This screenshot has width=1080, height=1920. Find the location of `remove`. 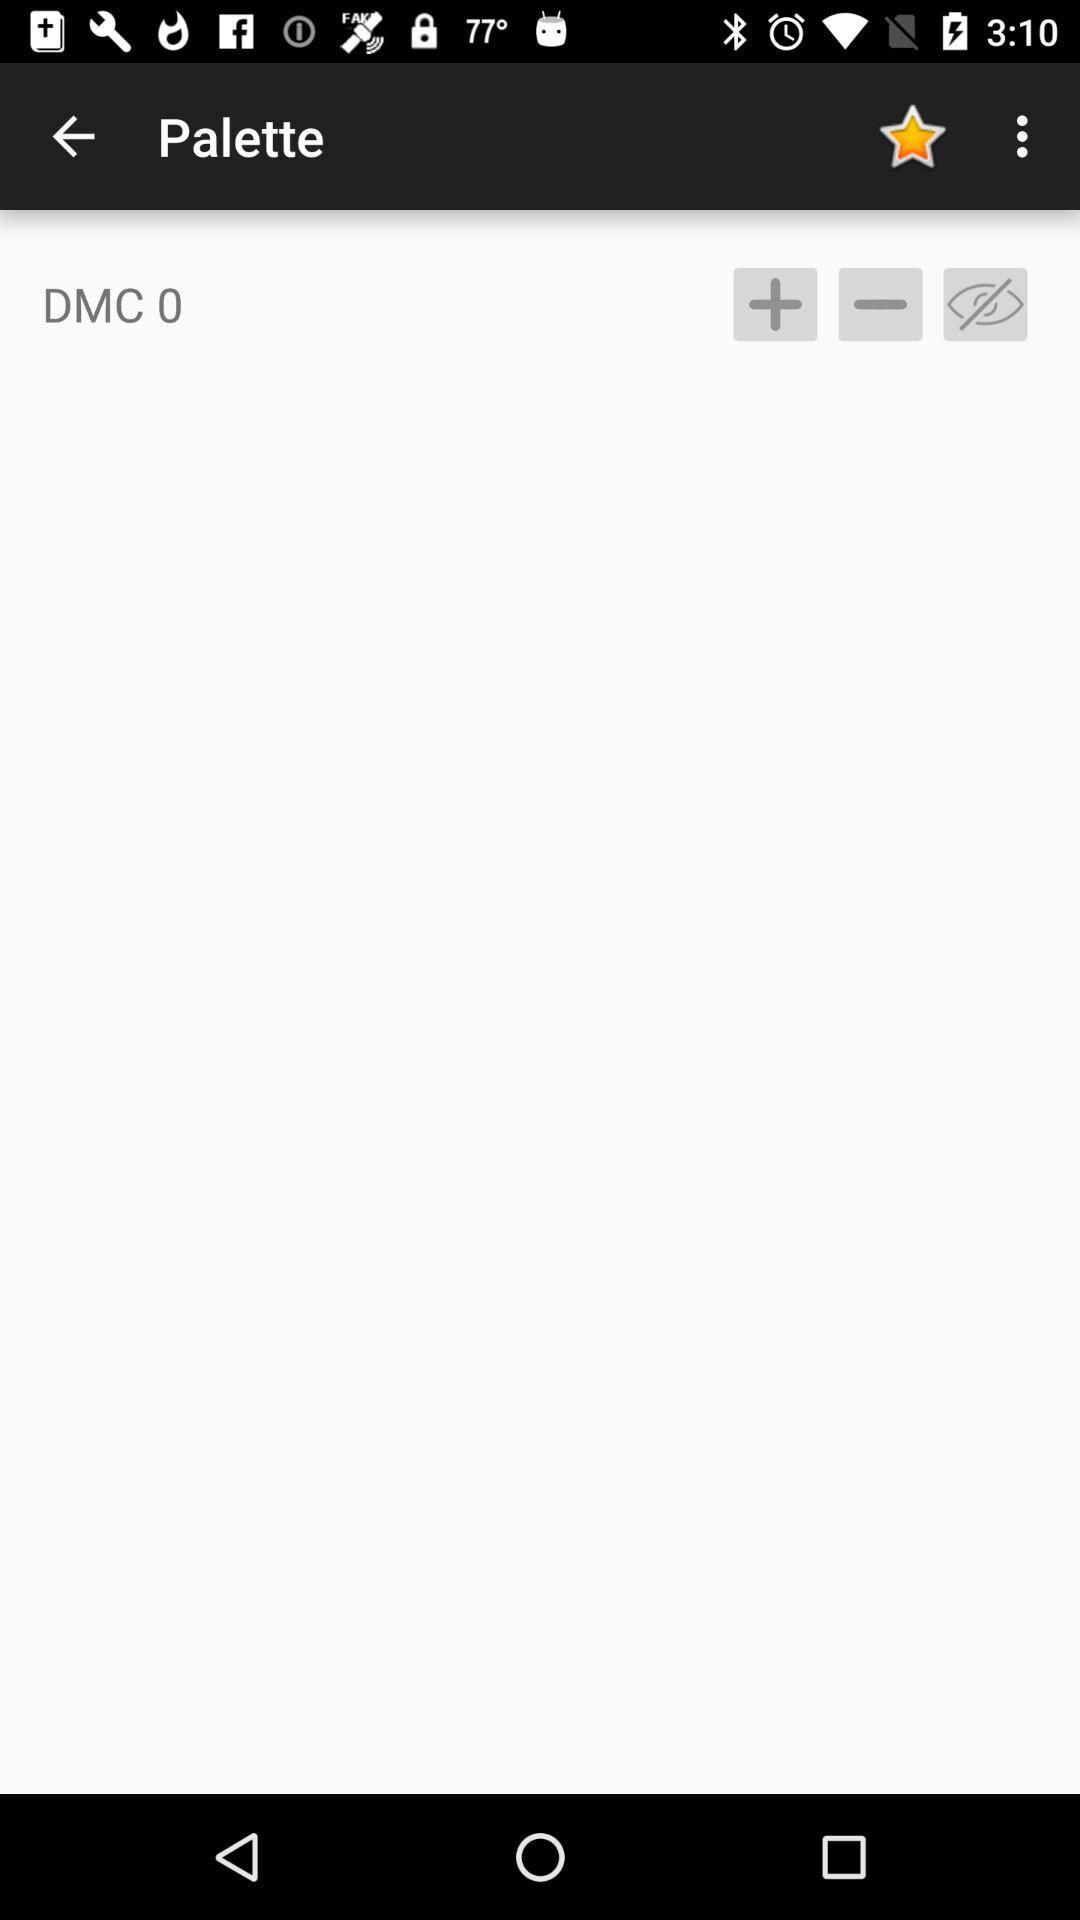

remove is located at coordinates (879, 303).